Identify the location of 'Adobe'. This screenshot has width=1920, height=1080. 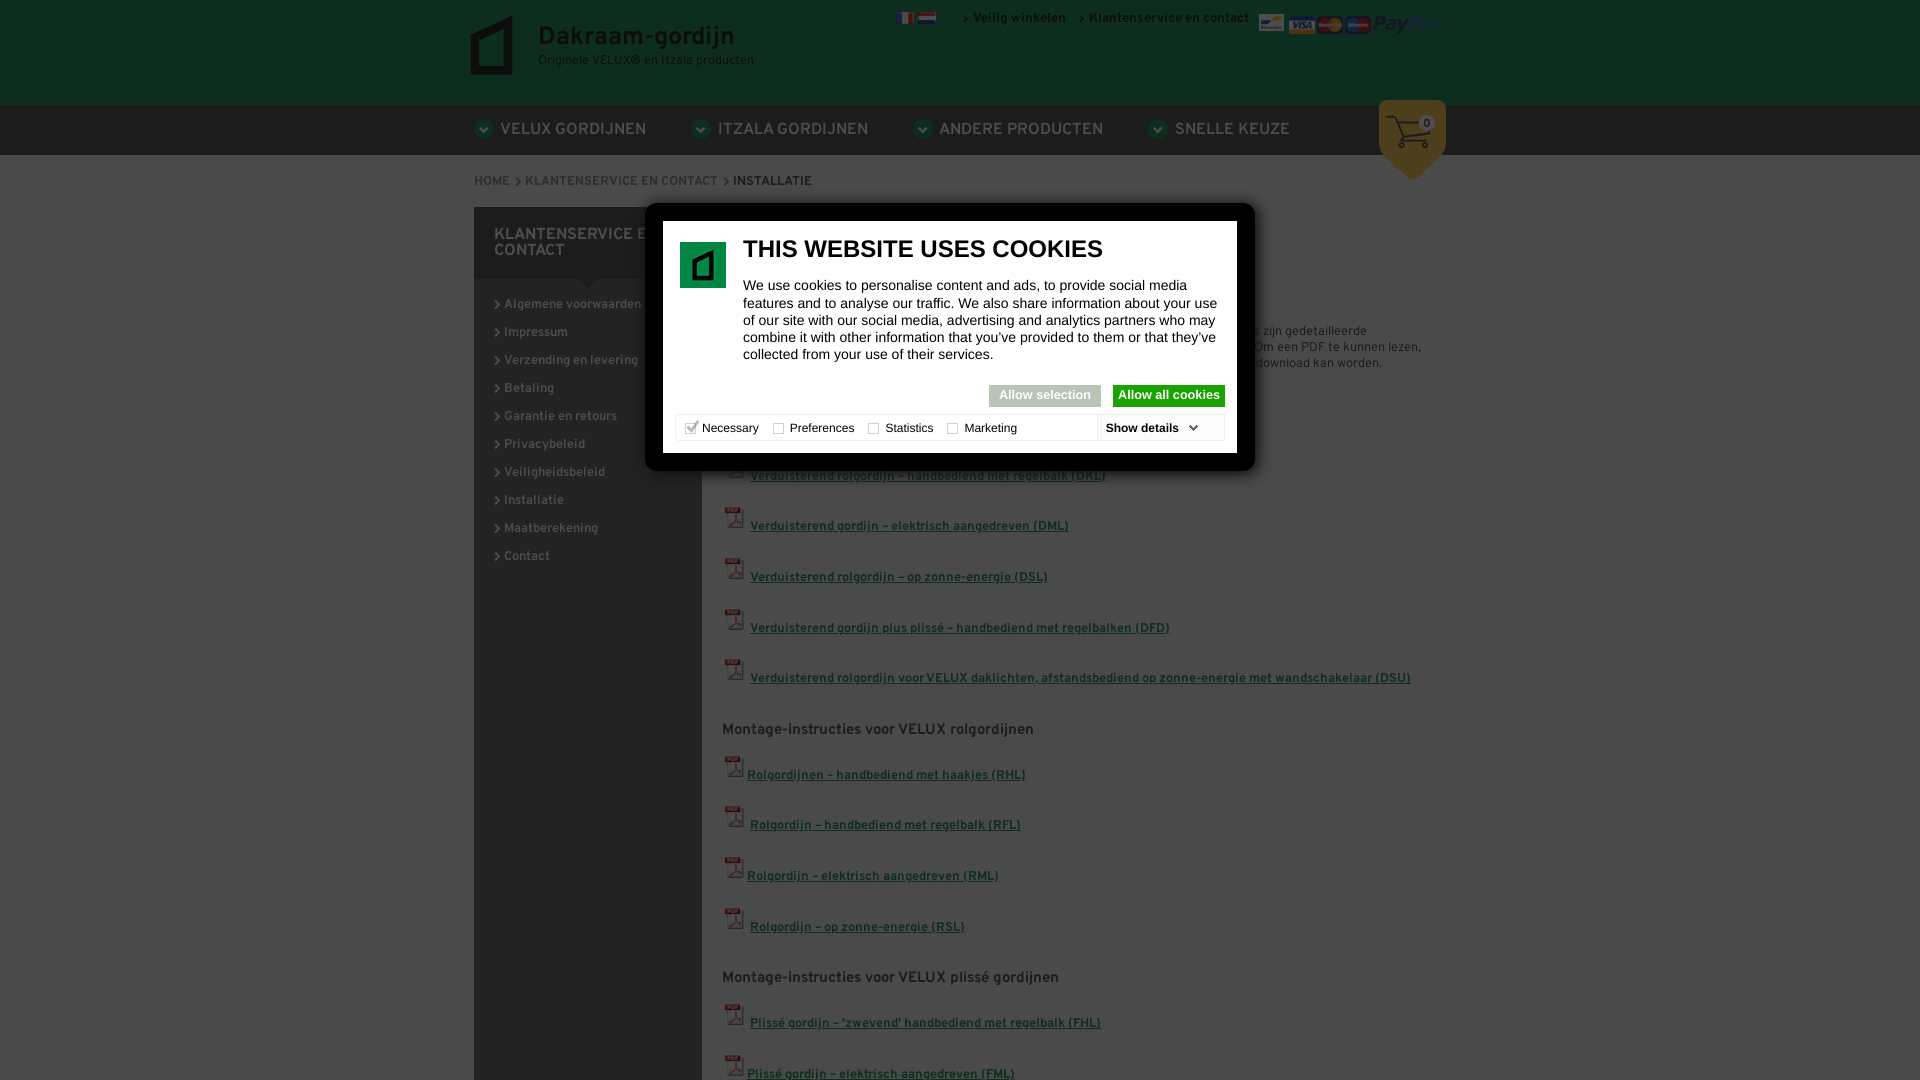
(1219, 363).